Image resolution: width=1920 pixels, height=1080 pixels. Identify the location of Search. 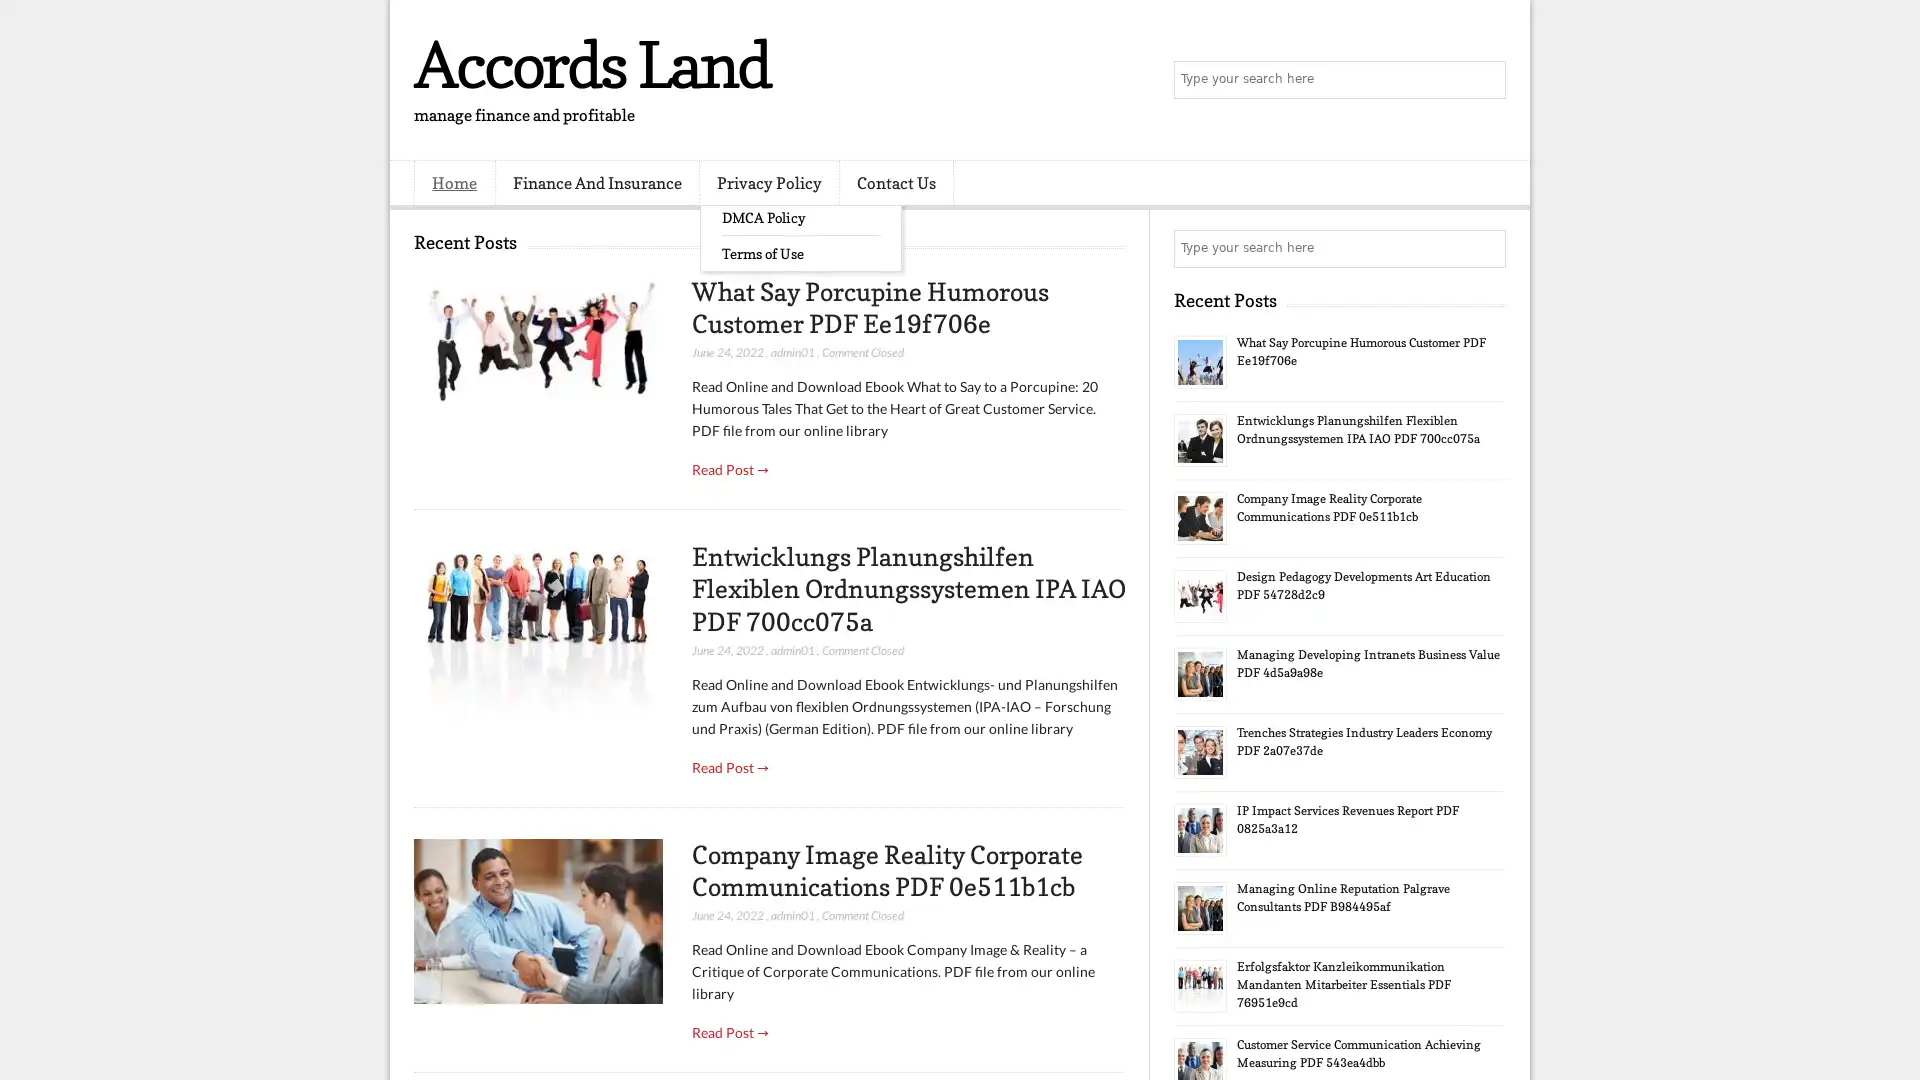
(1485, 248).